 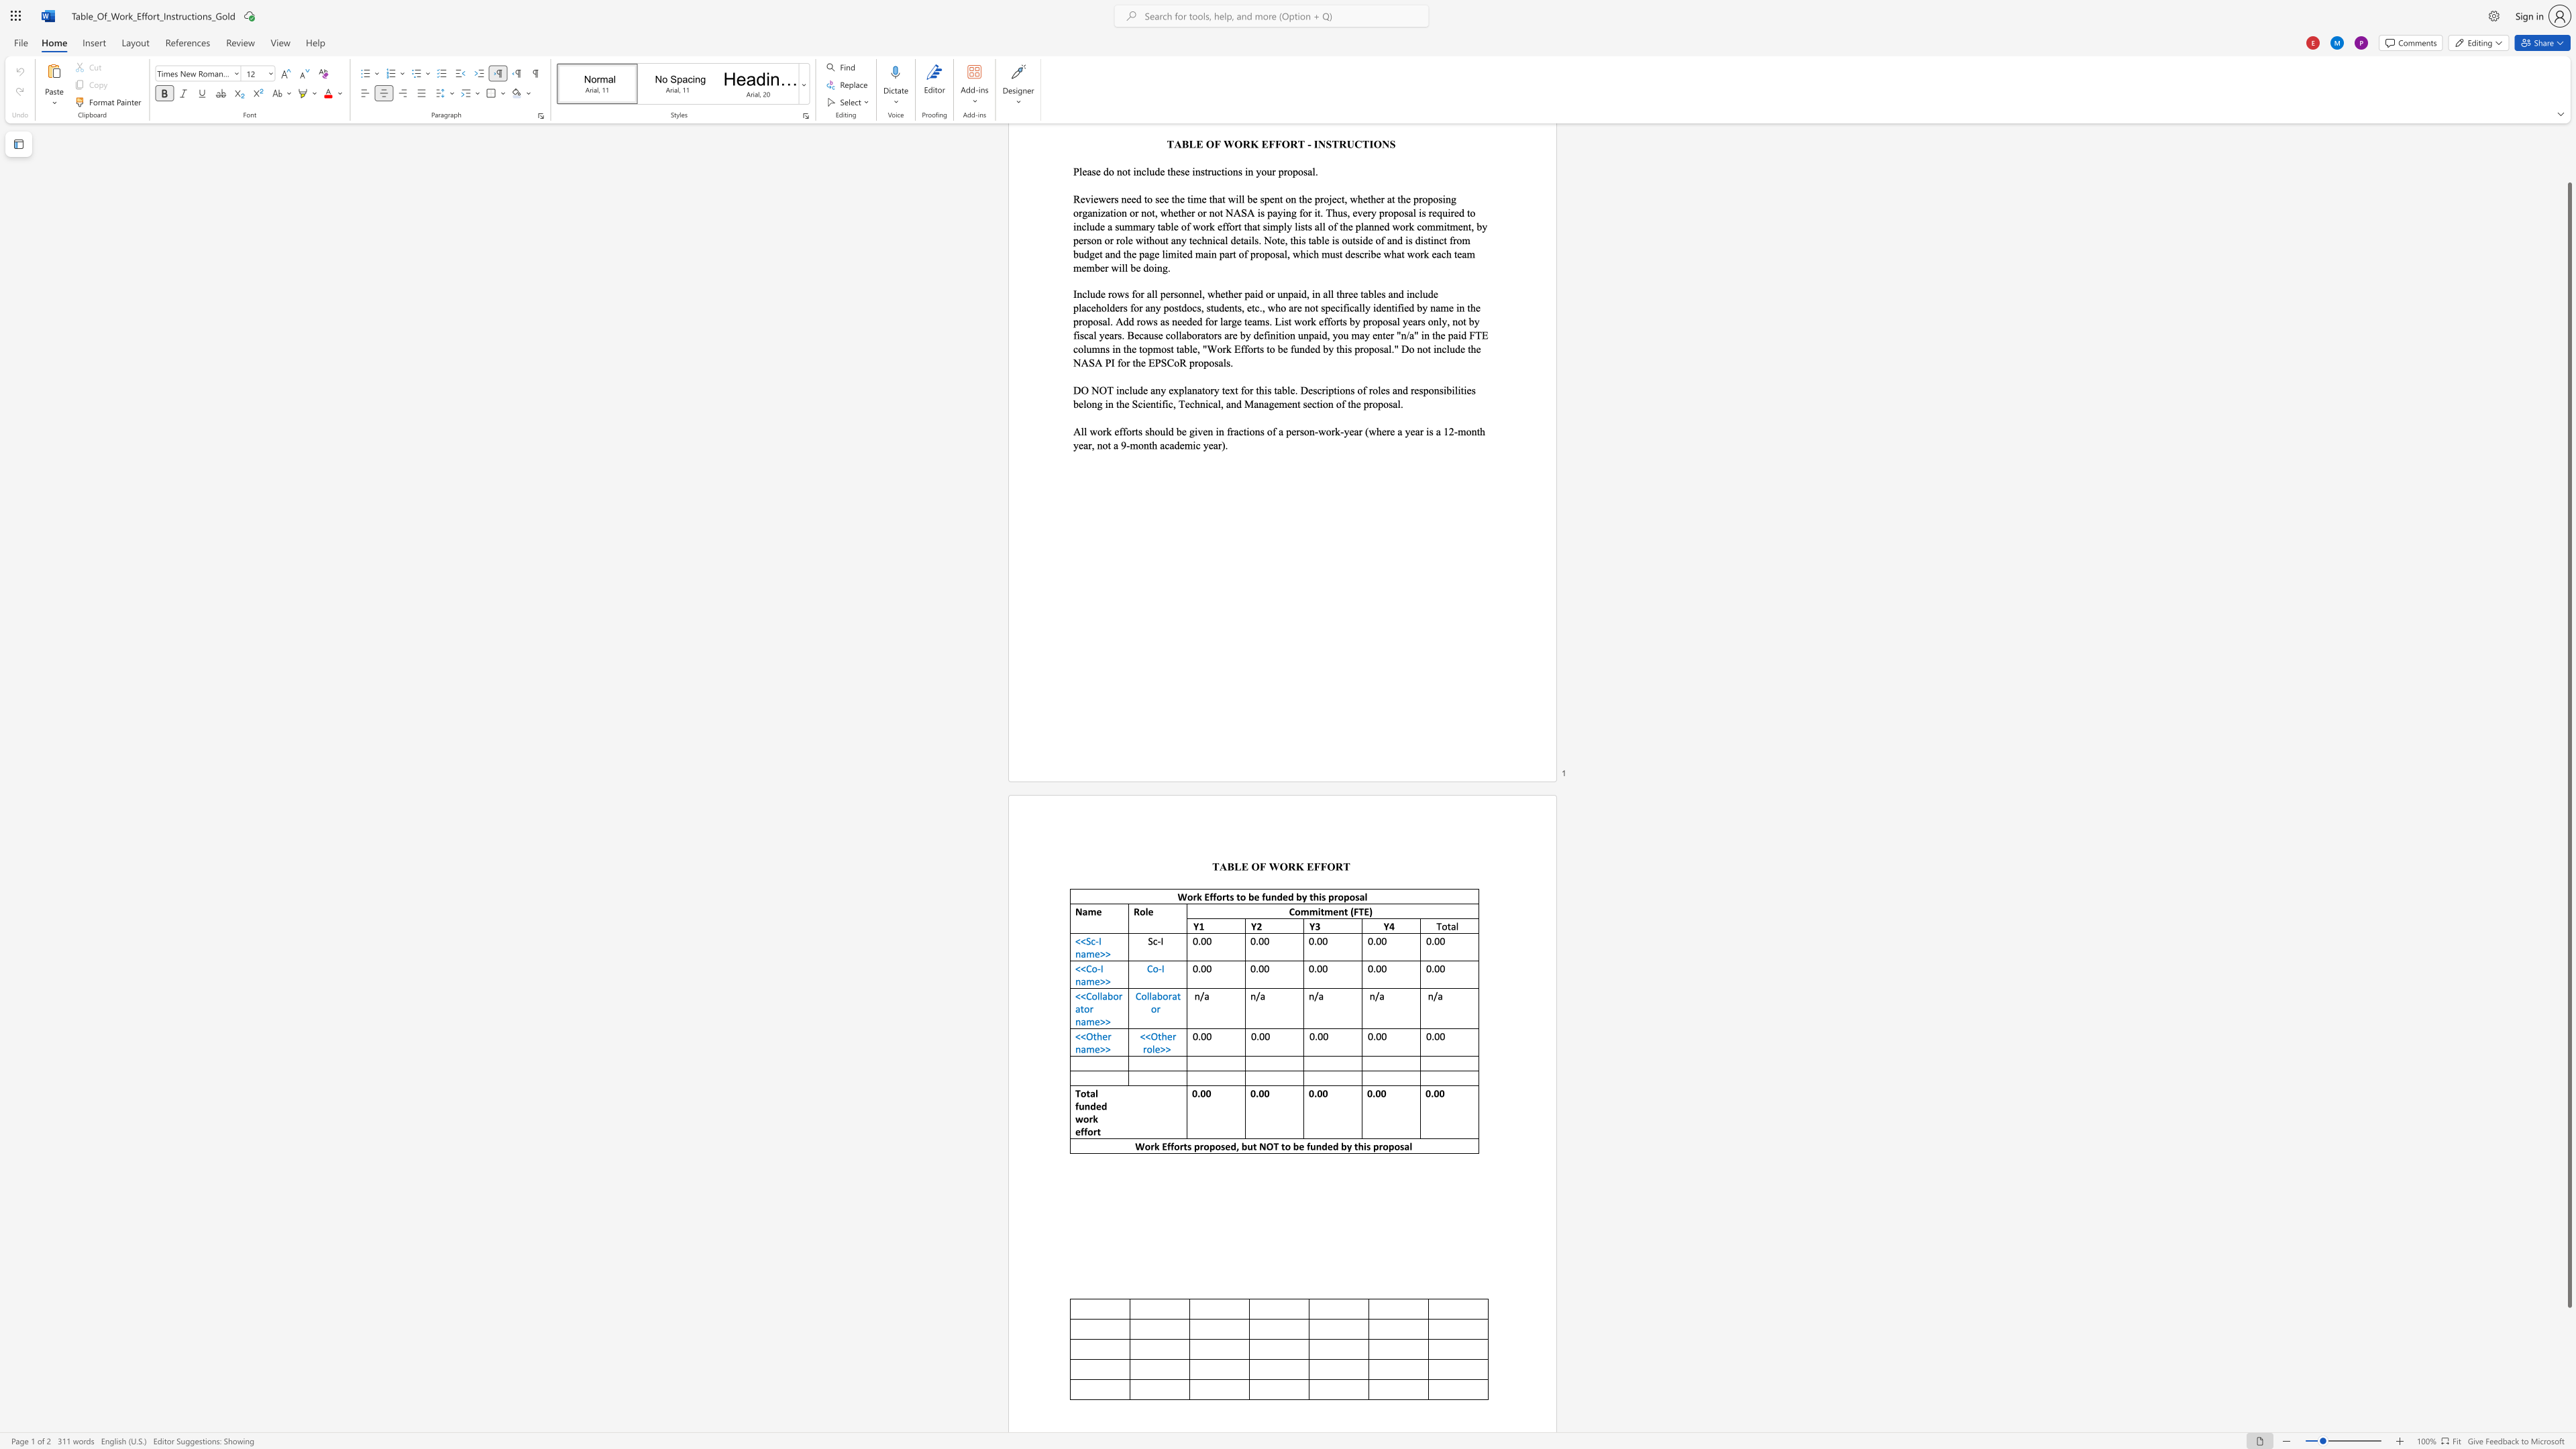 I want to click on the vertical scrollbar to raise the page content, so click(x=2568, y=154).